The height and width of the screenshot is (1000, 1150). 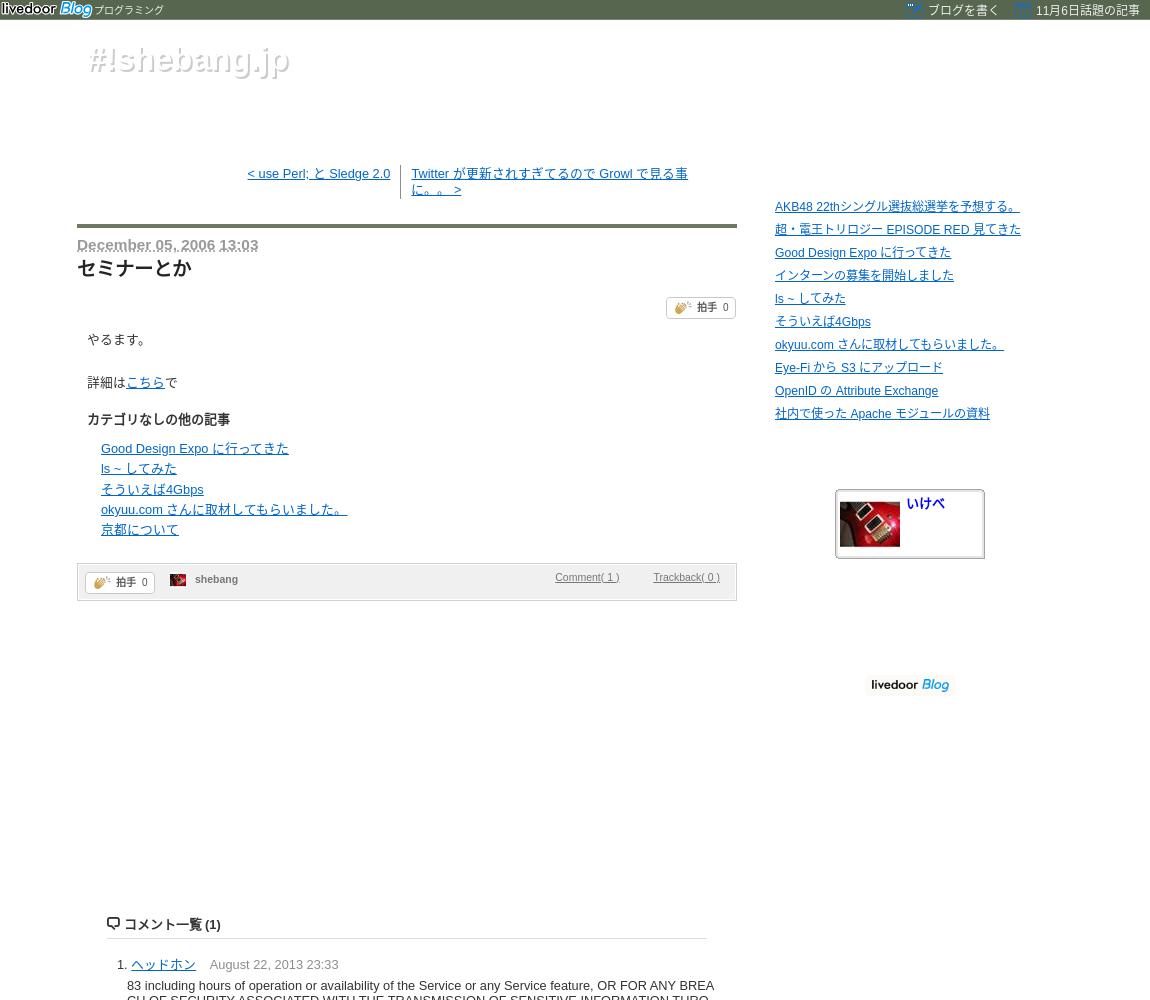 What do you see at coordinates (855, 391) in the screenshot?
I see `'OpenID の Attribute Exchange'` at bounding box center [855, 391].